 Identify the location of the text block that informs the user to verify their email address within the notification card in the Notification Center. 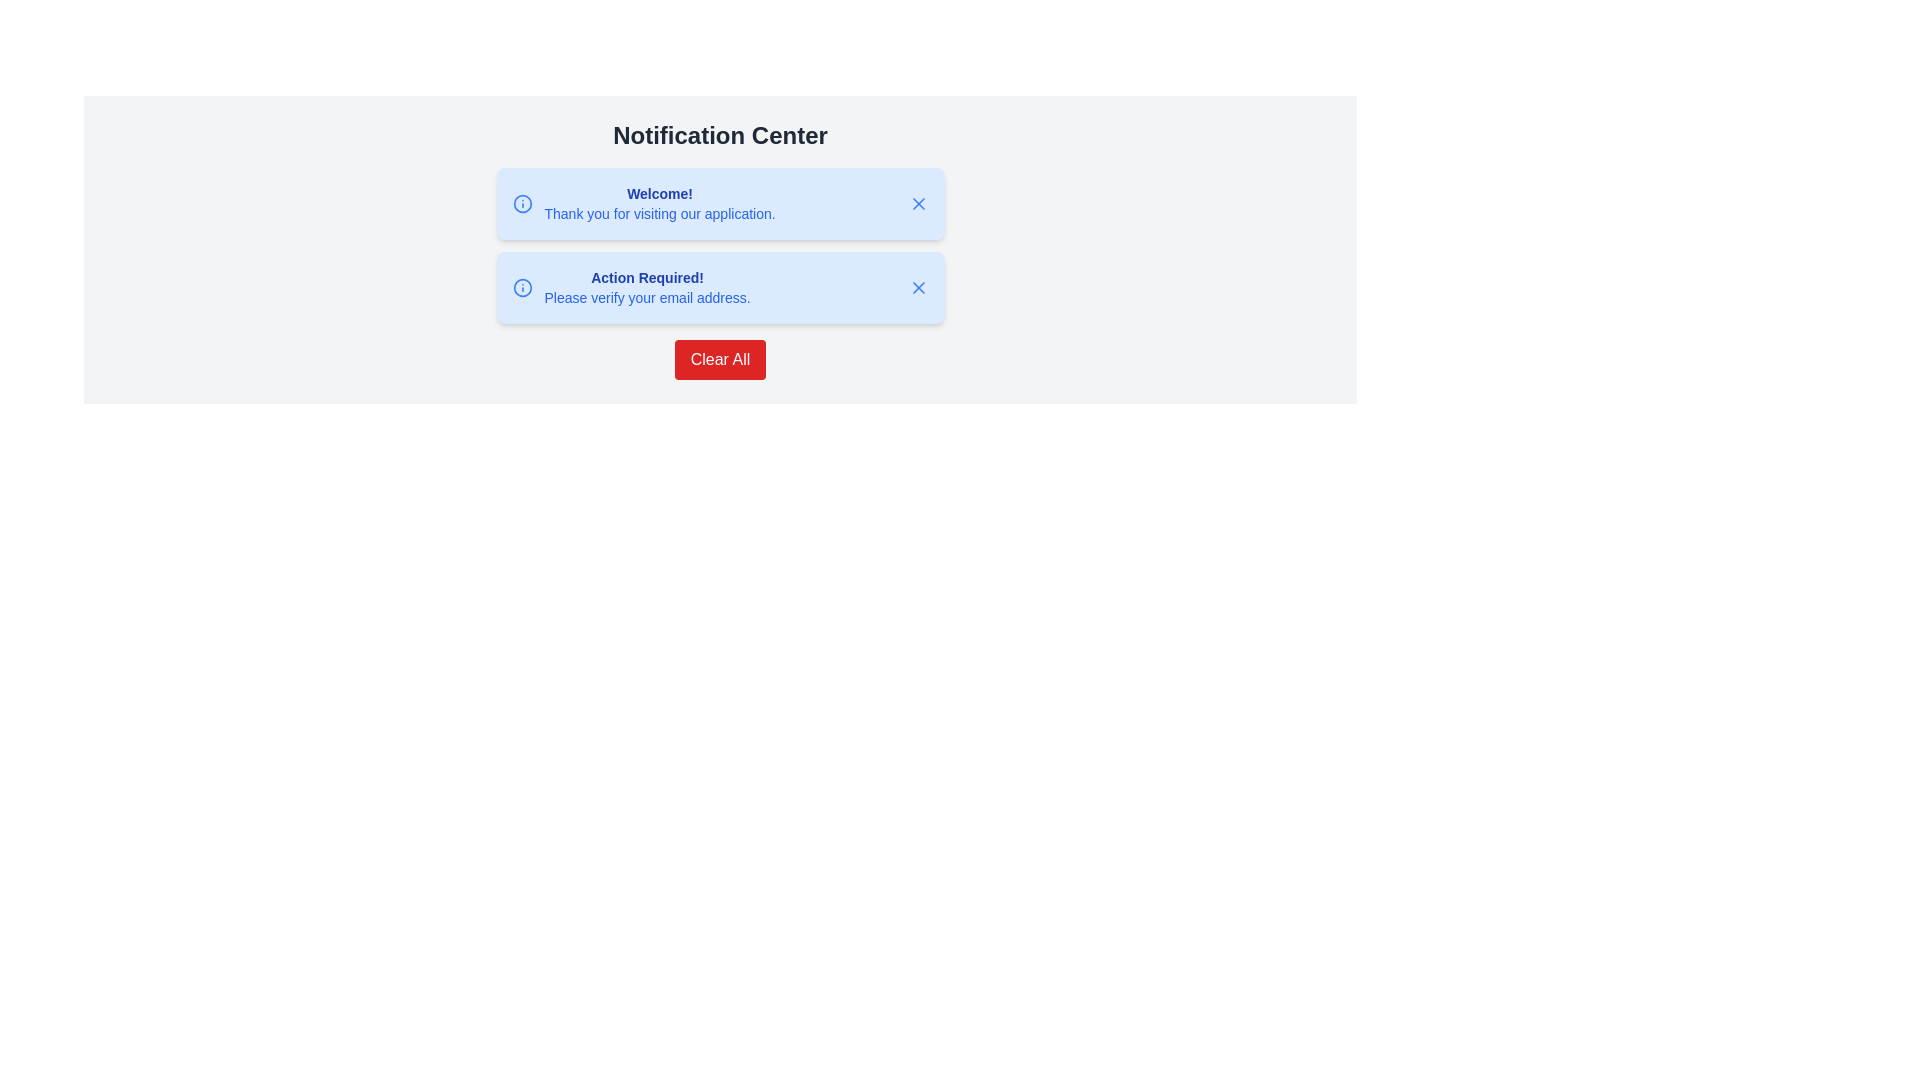
(647, 288).